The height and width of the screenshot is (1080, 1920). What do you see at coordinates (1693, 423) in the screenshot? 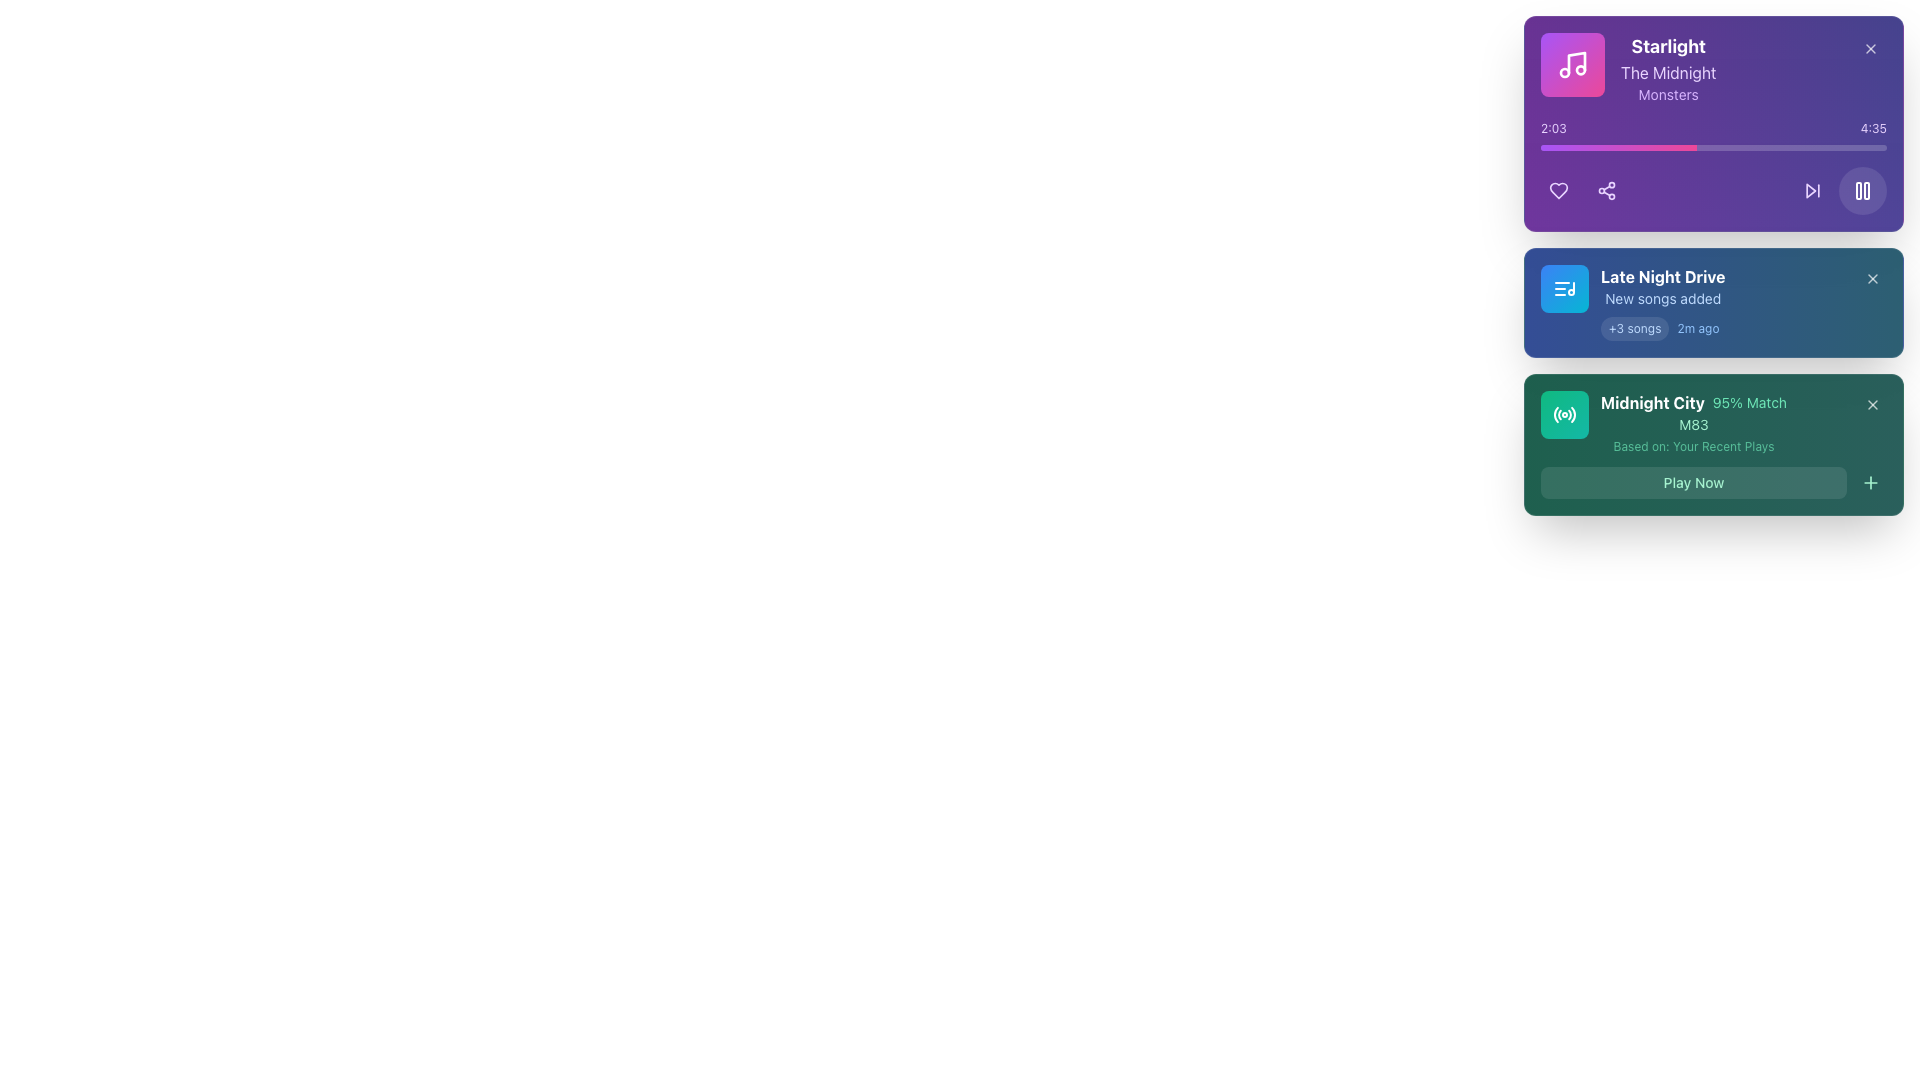
I see `text 'M83' displayed in a small light green font against a darker green background, located towards the bottom-middle section of the 'Midnight City' card` at bounding box center [1693, 423].